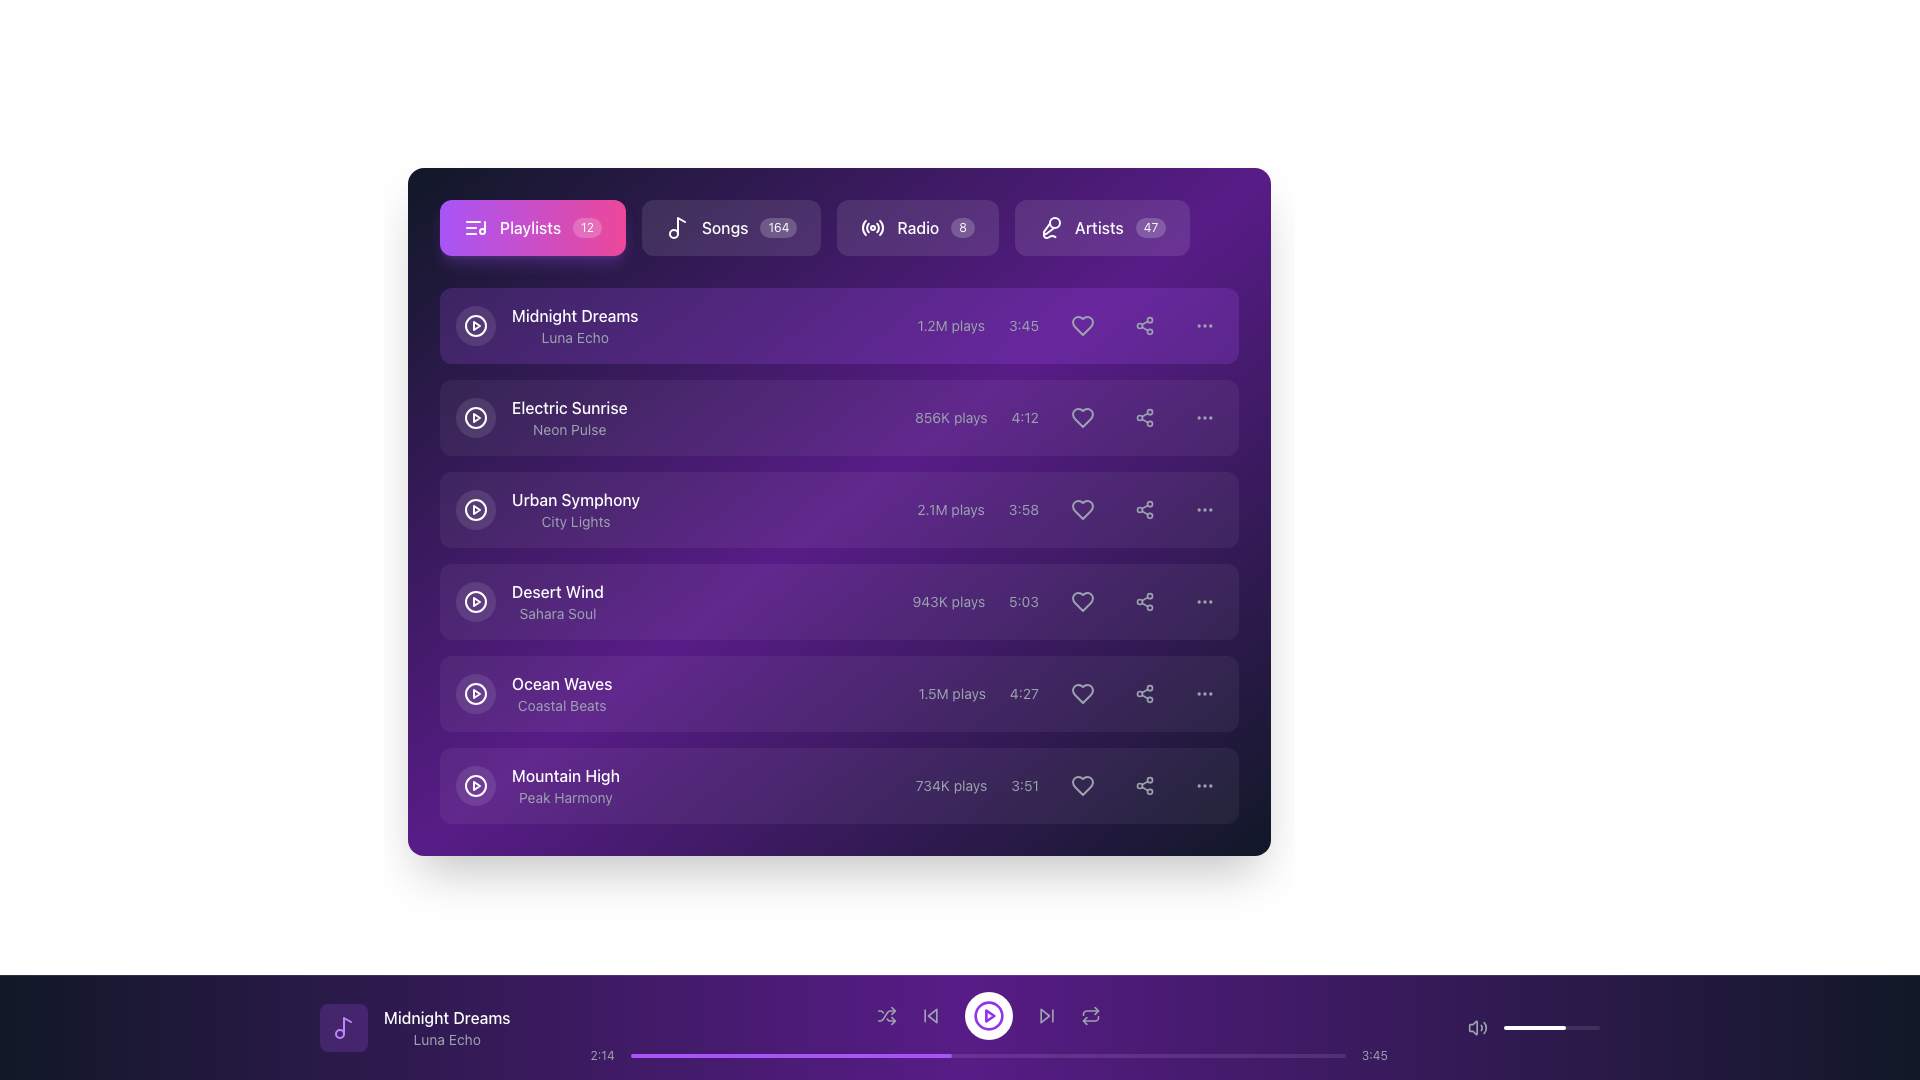 Image resolution: width=1920 pixels, height=1080 pixels. What do you see at coordinates (1023, 325) in the screenshot?
I see `the text label displaying the duration '3:45', which is styled in a small, gray font and located between the play count and interactive buttons in the playlist table row` at bounding box center [1023, 325].